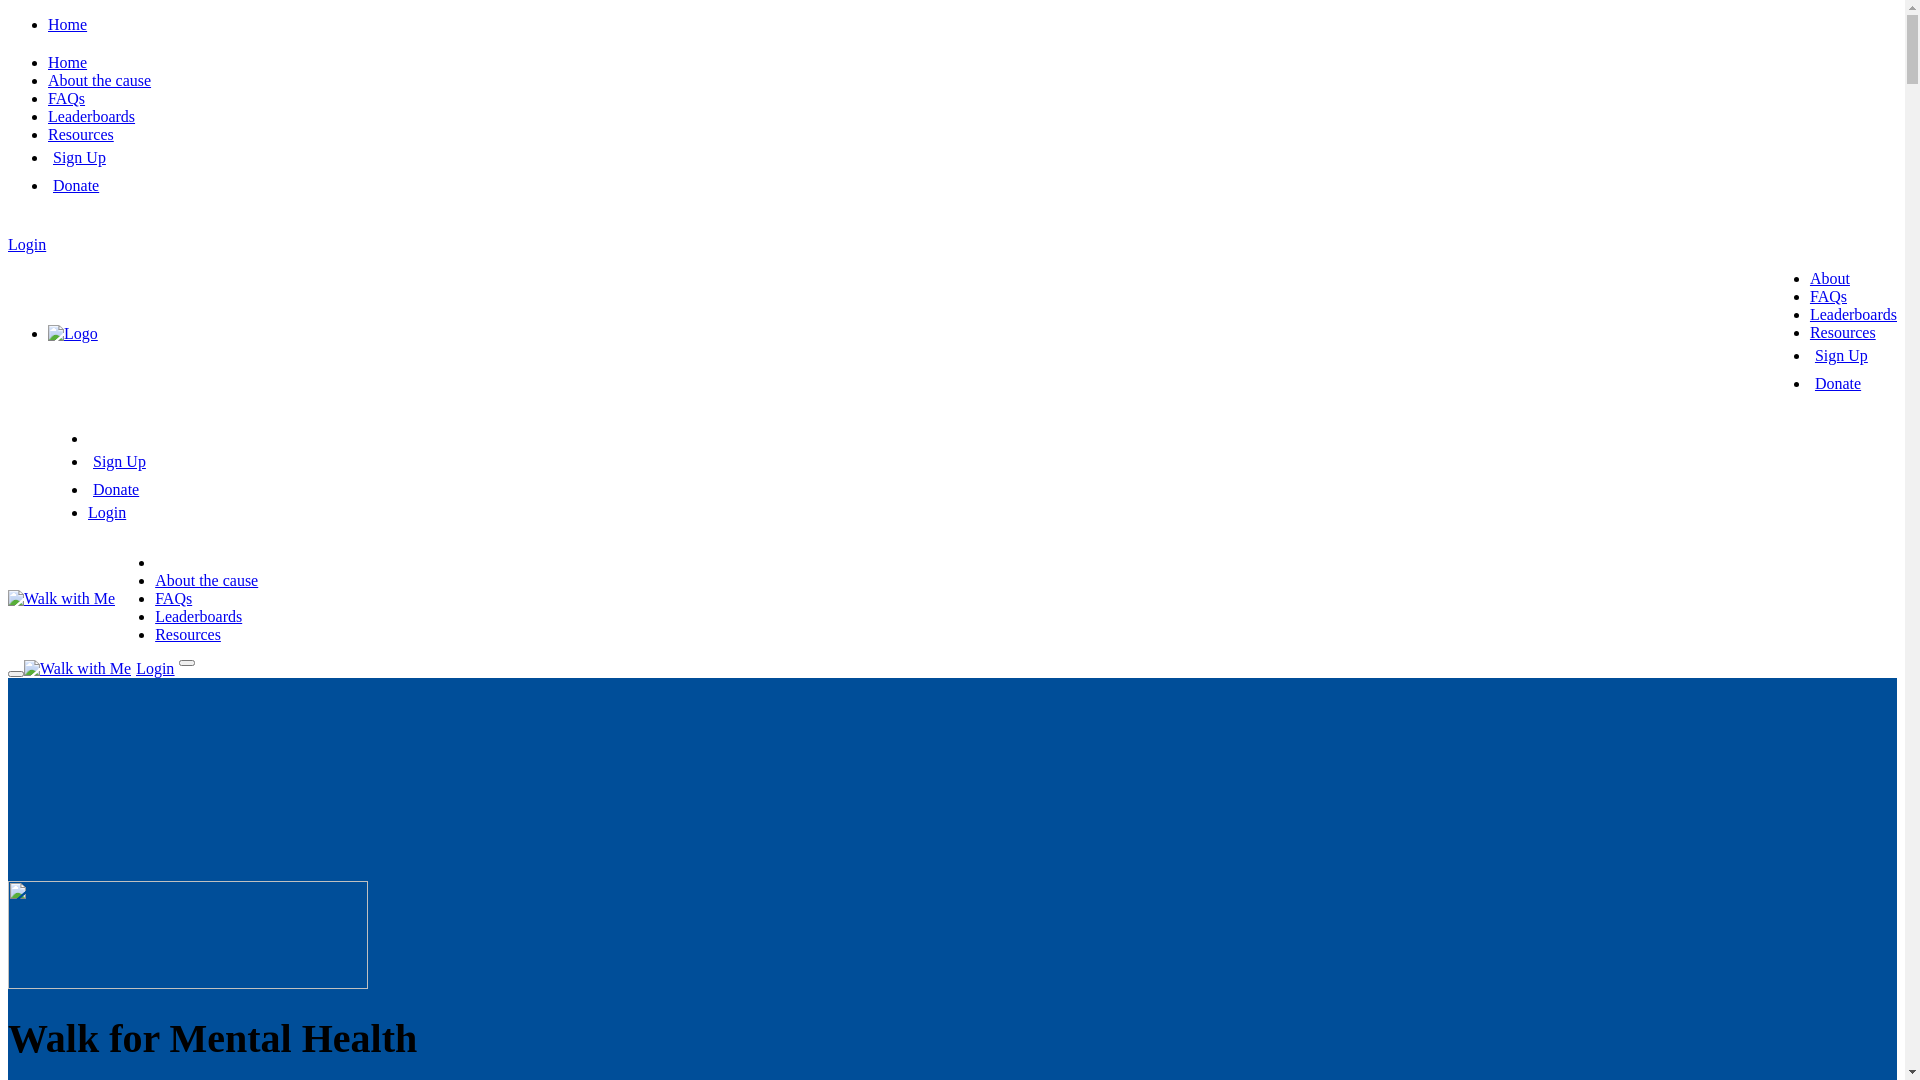  I want to click on 'Sign Up', so click(79, 156).